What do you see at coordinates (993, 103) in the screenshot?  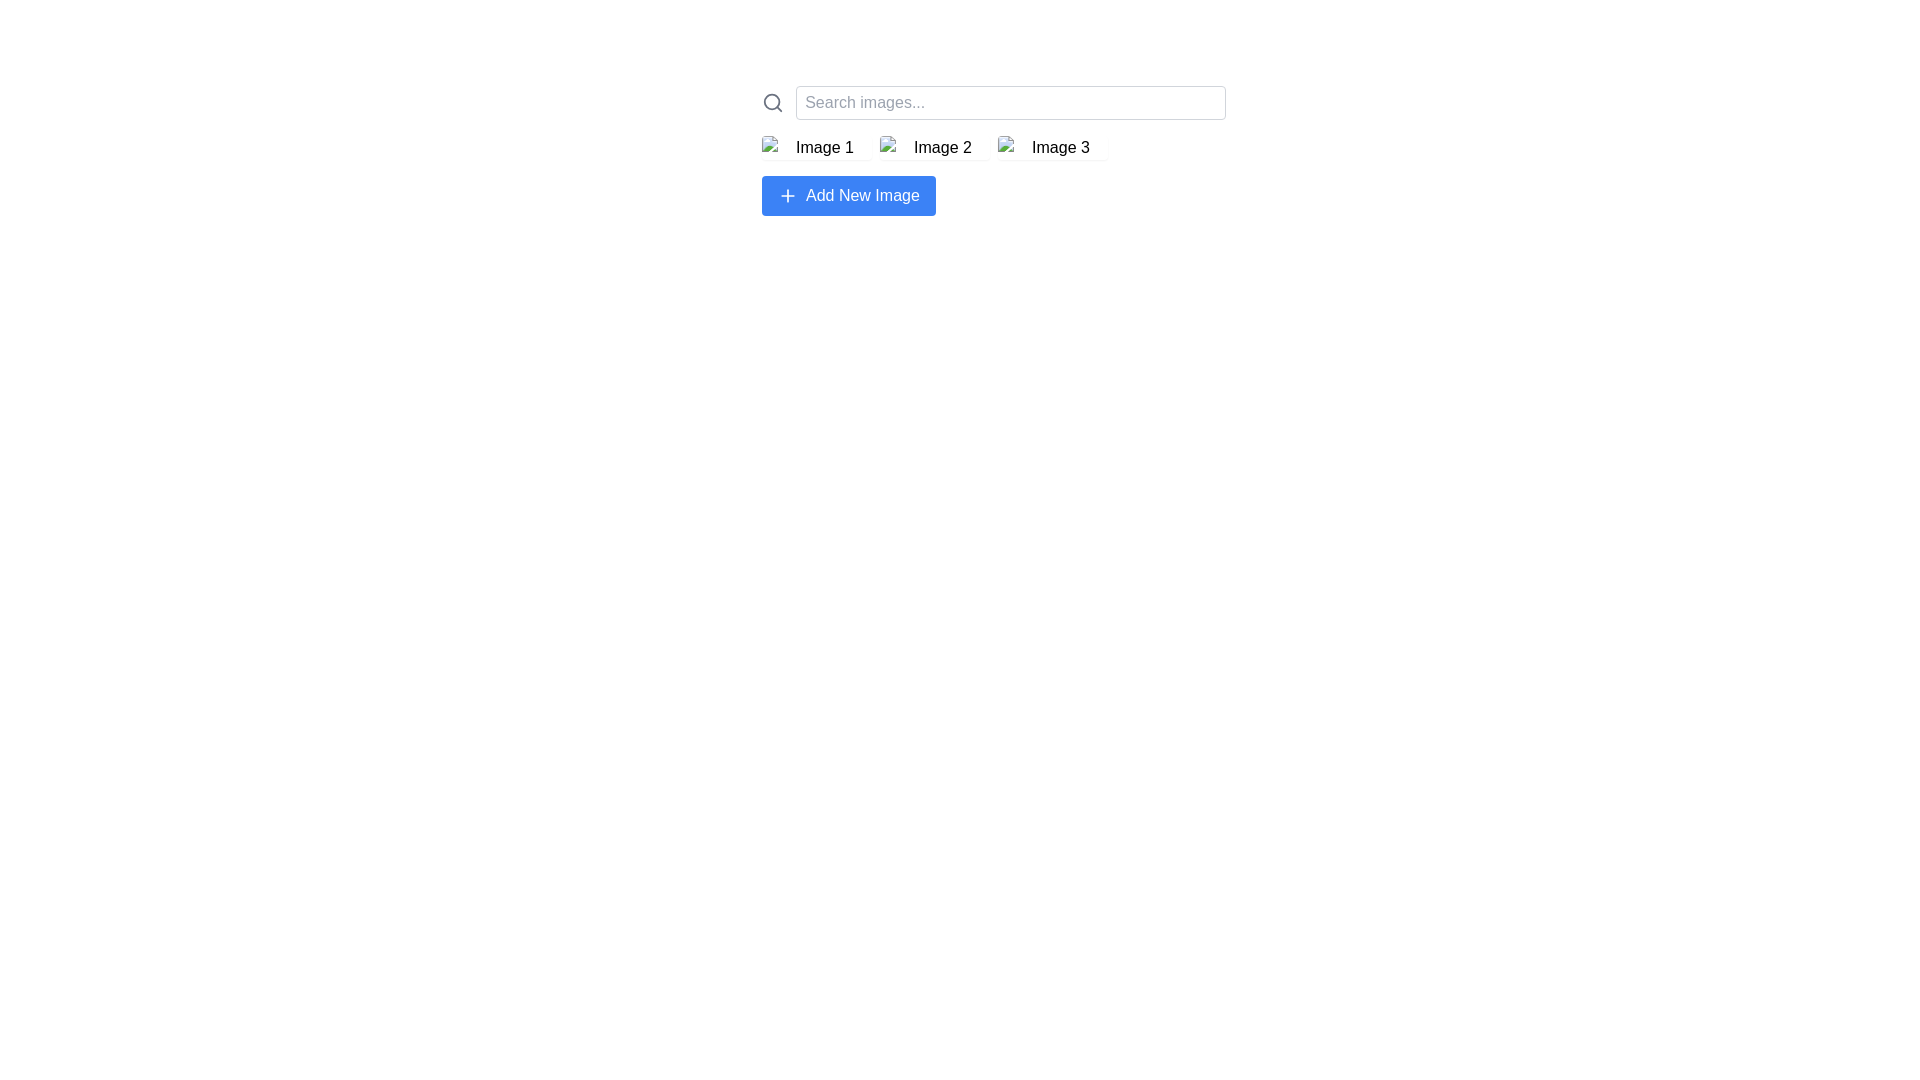 I see `the search input field located at the top-left of the interface` at bounding box center [993, 103].